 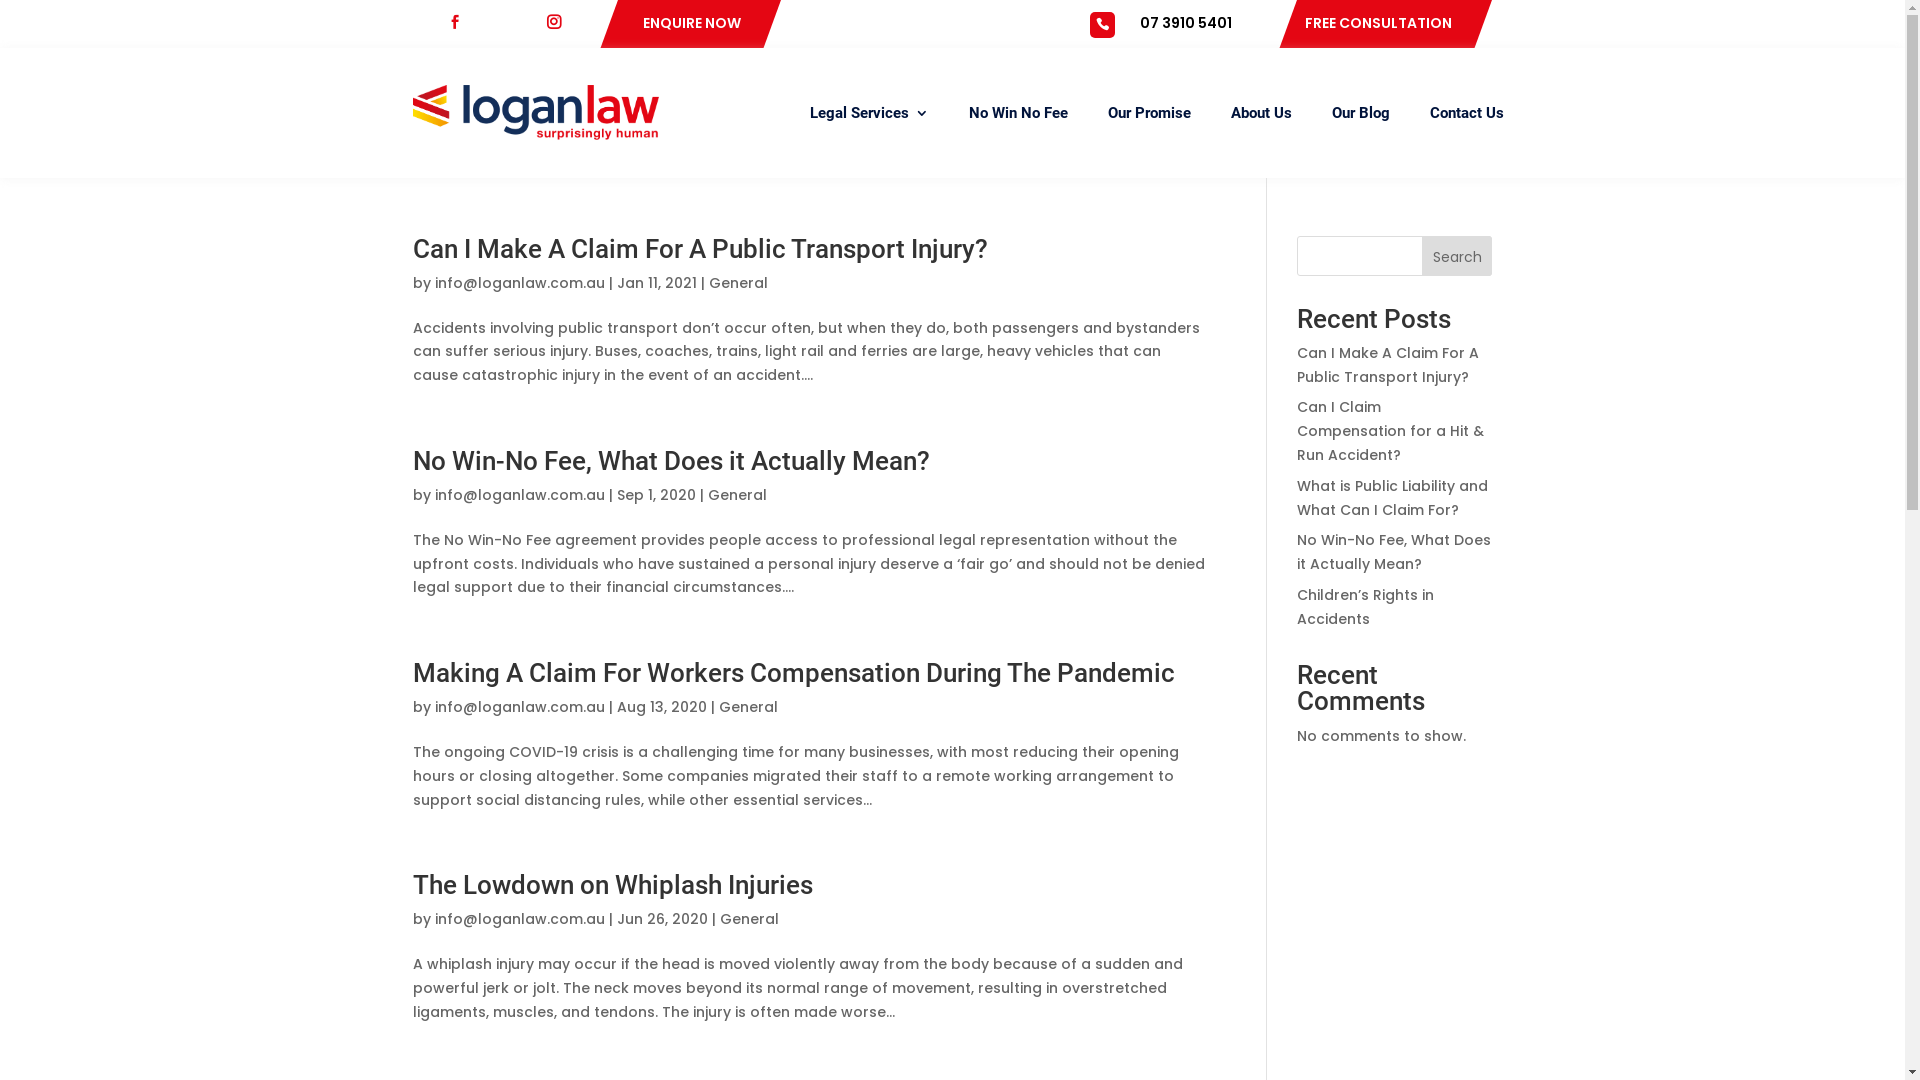 What do you see at coordinates (1296, 365) in the screenshot?
I see `'Can I Make A Claim For A Public Transport Injury?'` at bounding box center [1296, 365].